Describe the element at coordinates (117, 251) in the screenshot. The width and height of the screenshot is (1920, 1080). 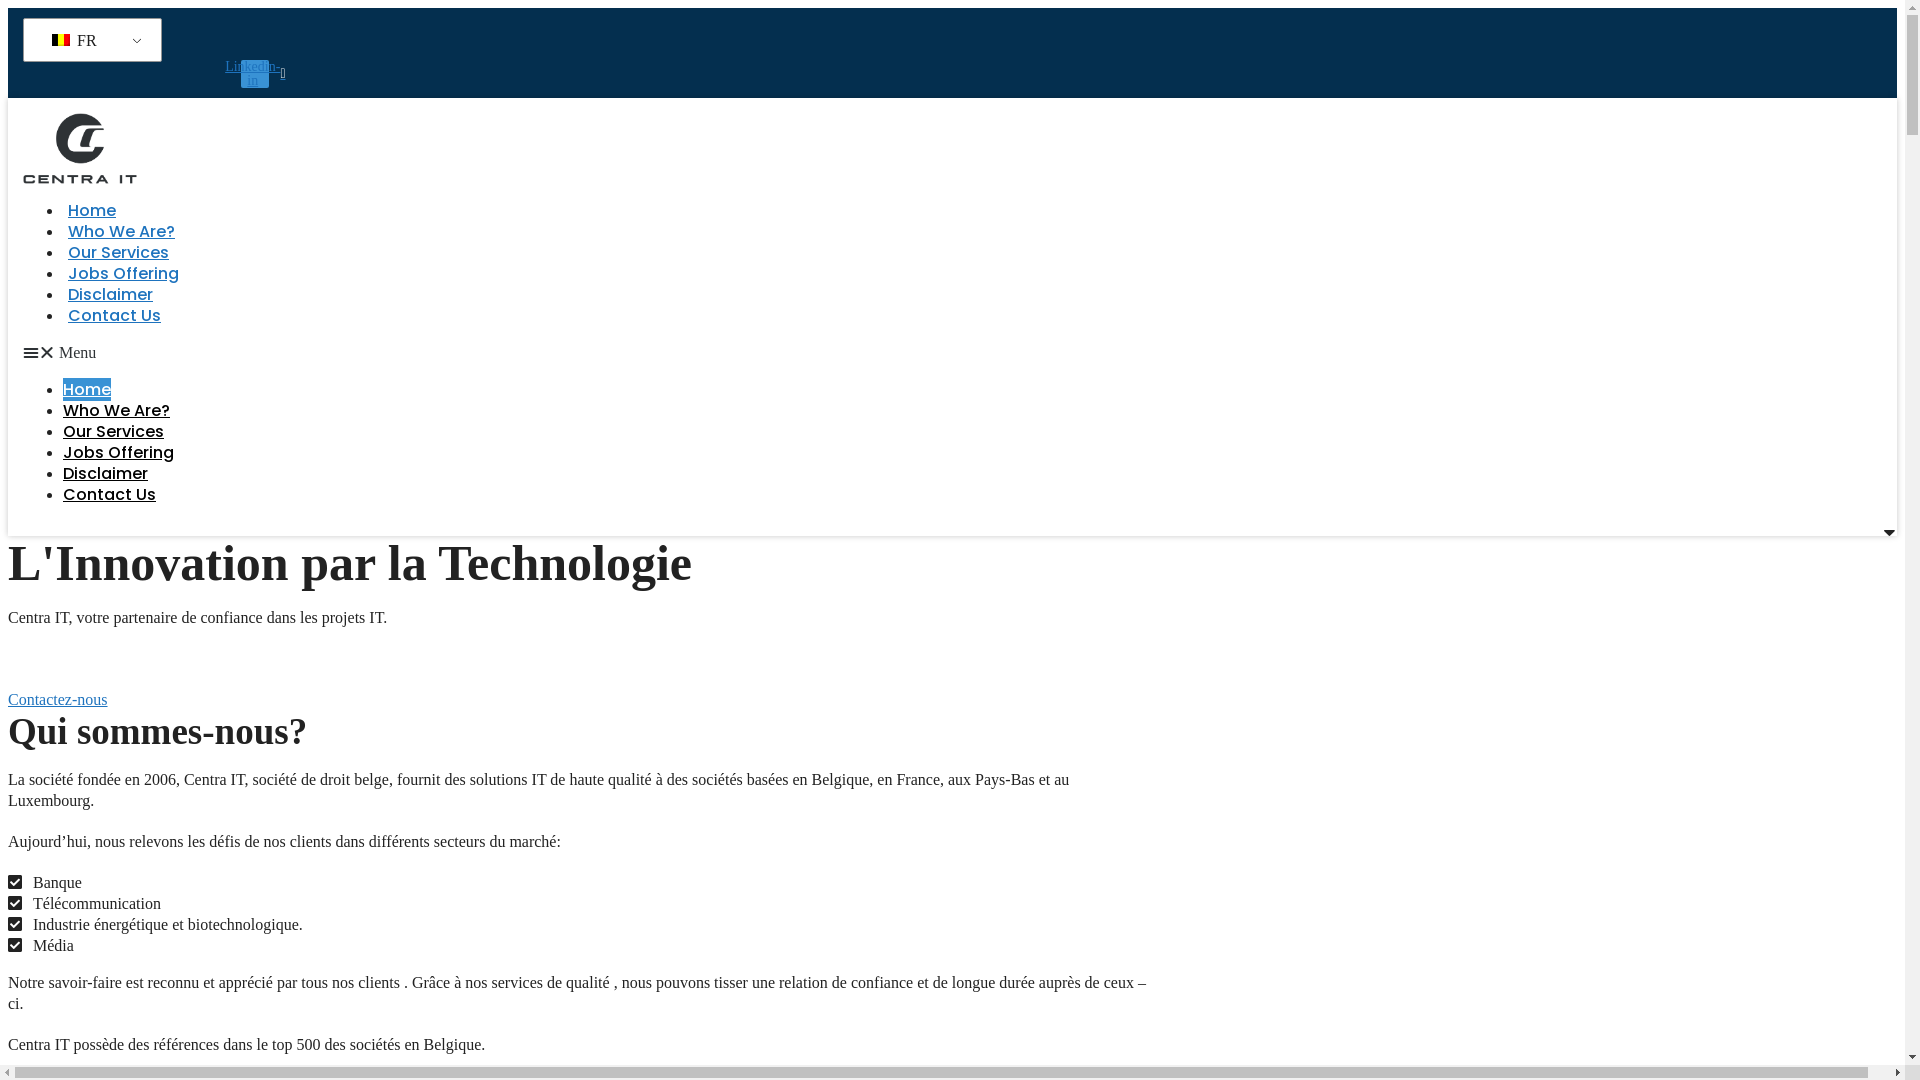
I see `'Our Services'` at that location.